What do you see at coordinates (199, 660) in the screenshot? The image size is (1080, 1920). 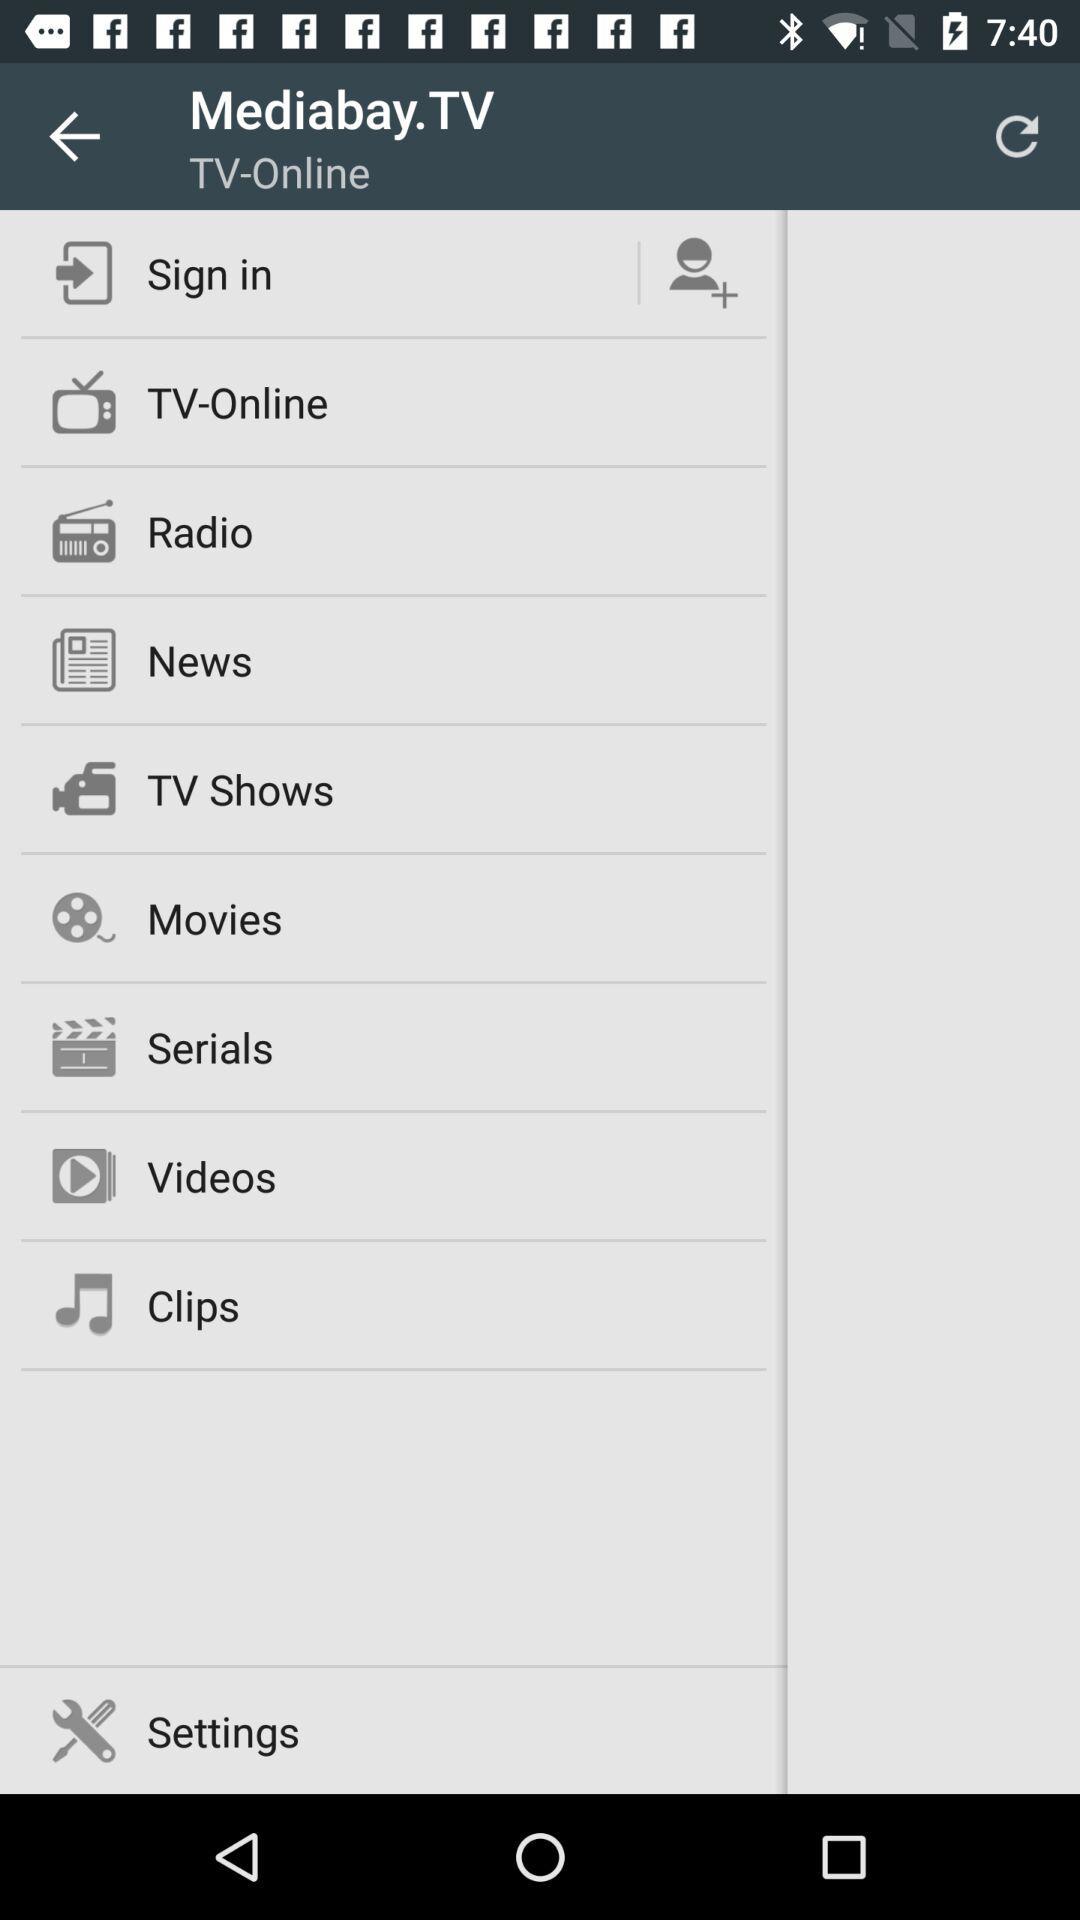 I see `news icon` at bounding box center [199, 660].